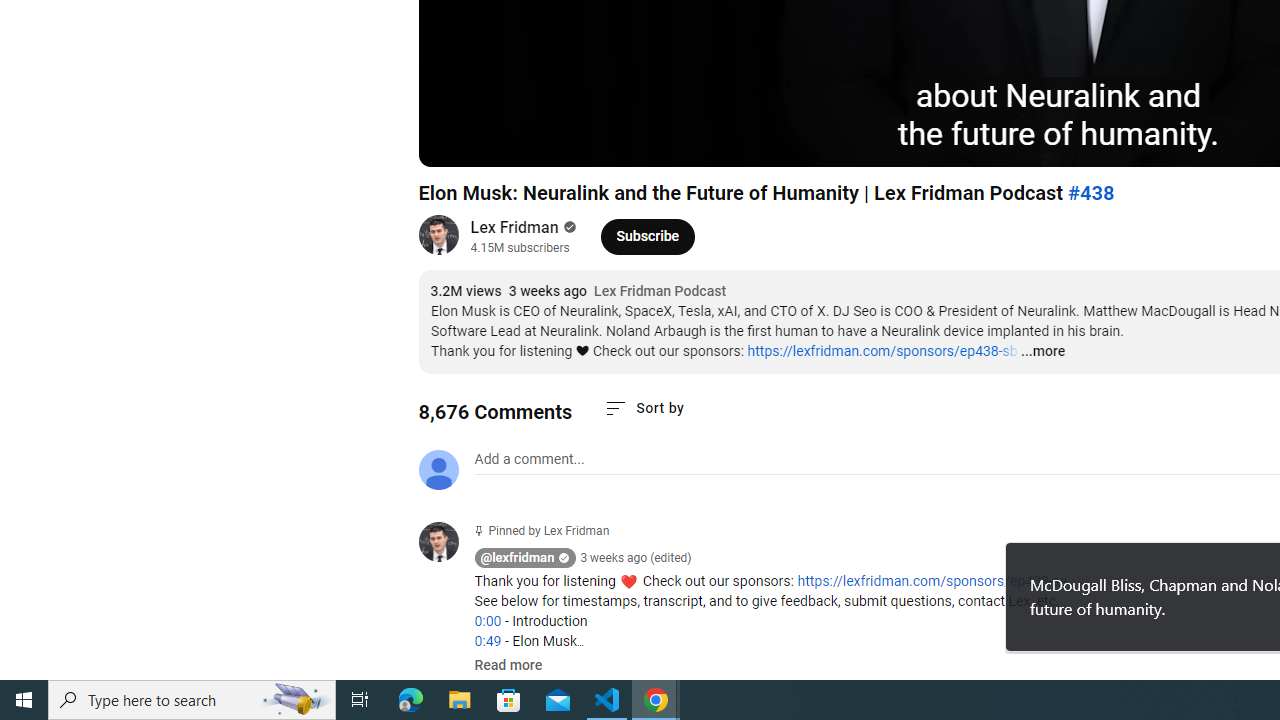  I want to click on '3 weeks ago (edited)', so click(635, 558).